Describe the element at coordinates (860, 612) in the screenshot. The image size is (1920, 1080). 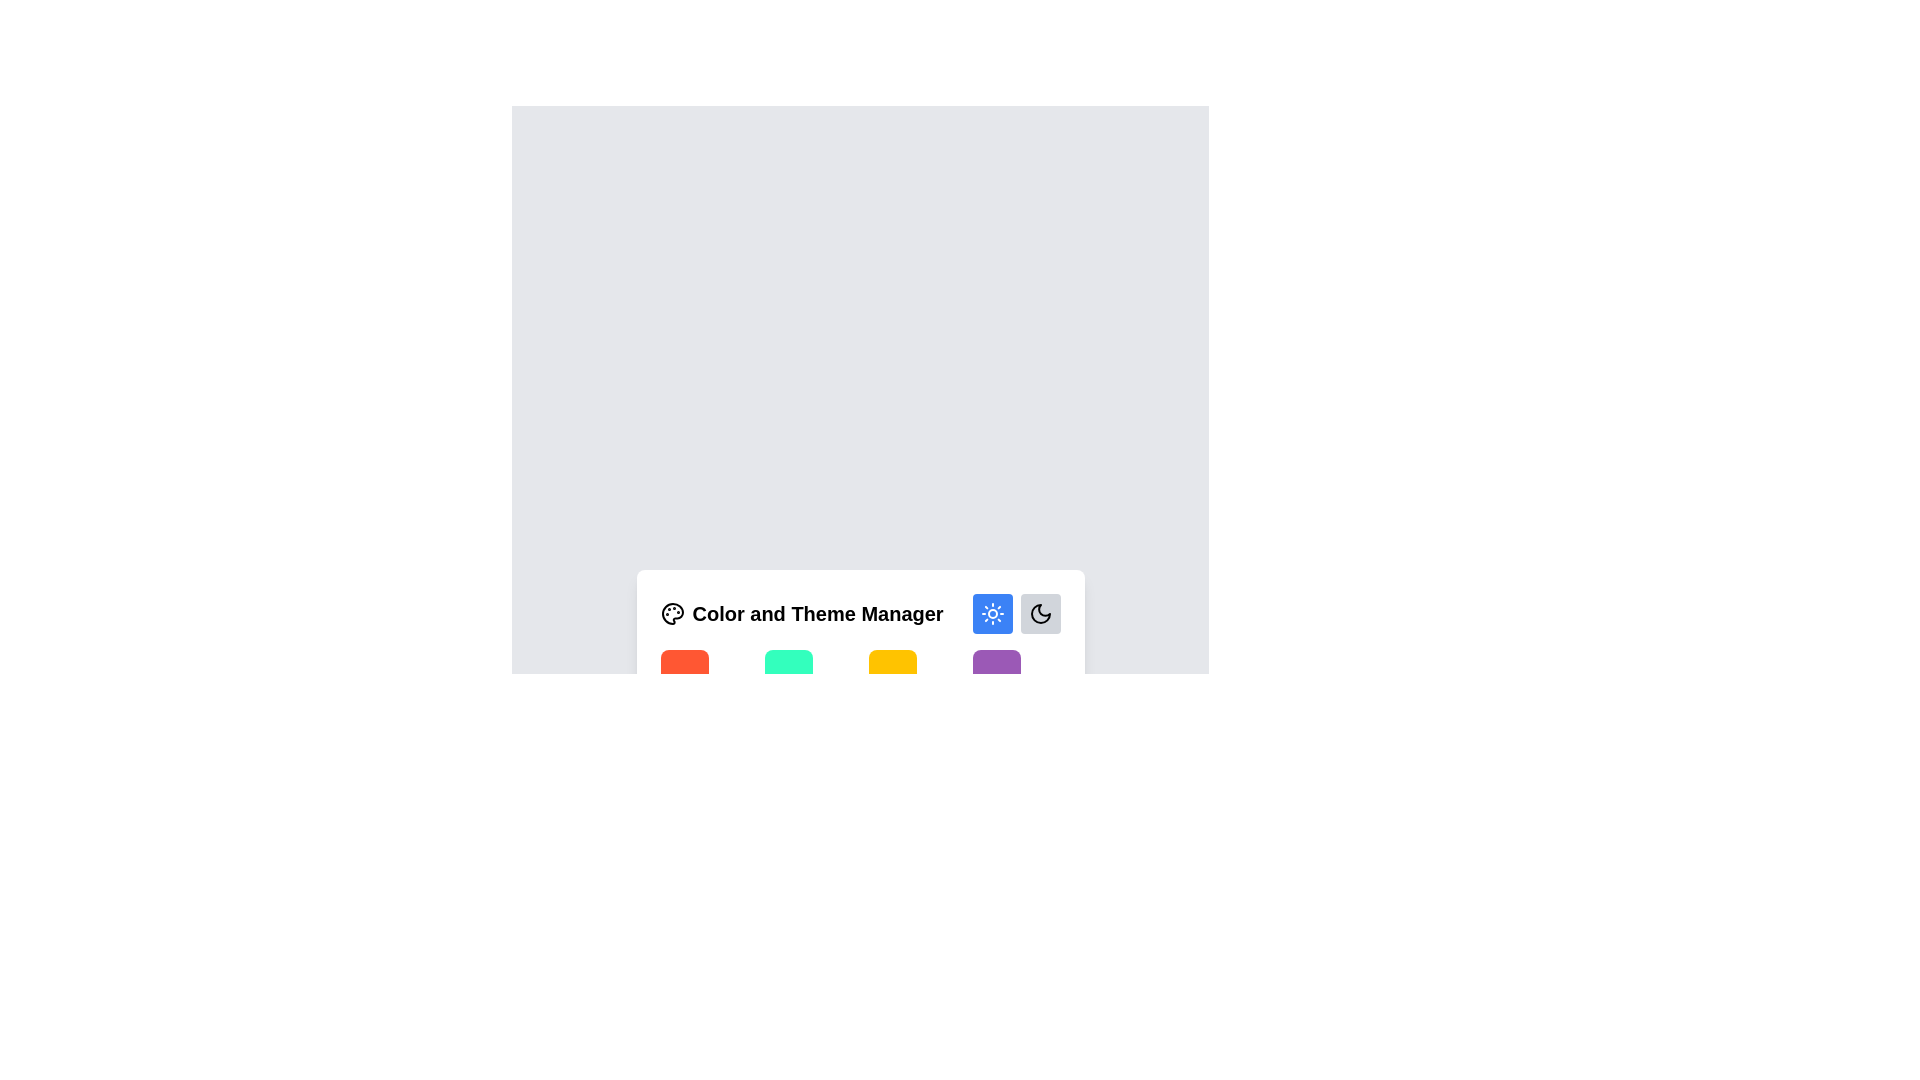
I see `the 'Color and Theme Manager' header` at that location.